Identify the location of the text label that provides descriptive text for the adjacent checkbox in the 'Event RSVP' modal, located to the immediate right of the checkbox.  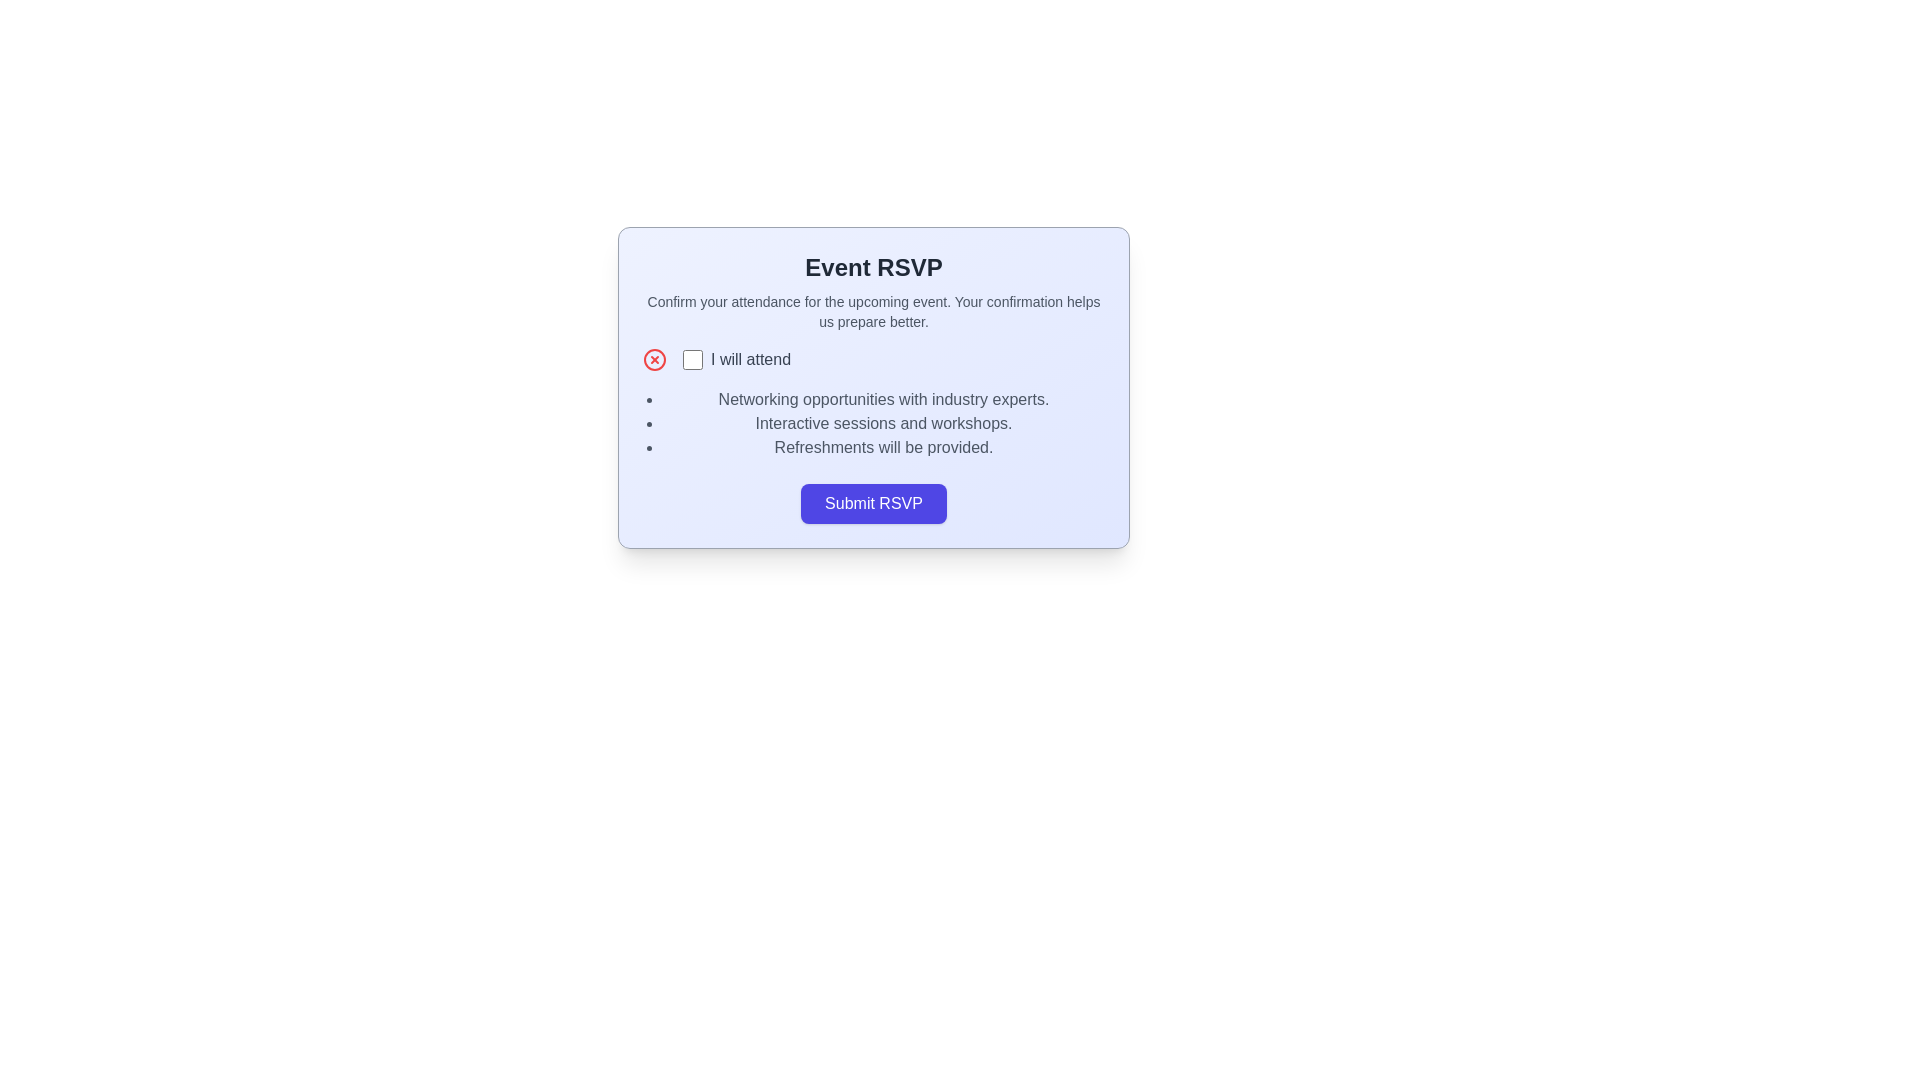
(750, 358).